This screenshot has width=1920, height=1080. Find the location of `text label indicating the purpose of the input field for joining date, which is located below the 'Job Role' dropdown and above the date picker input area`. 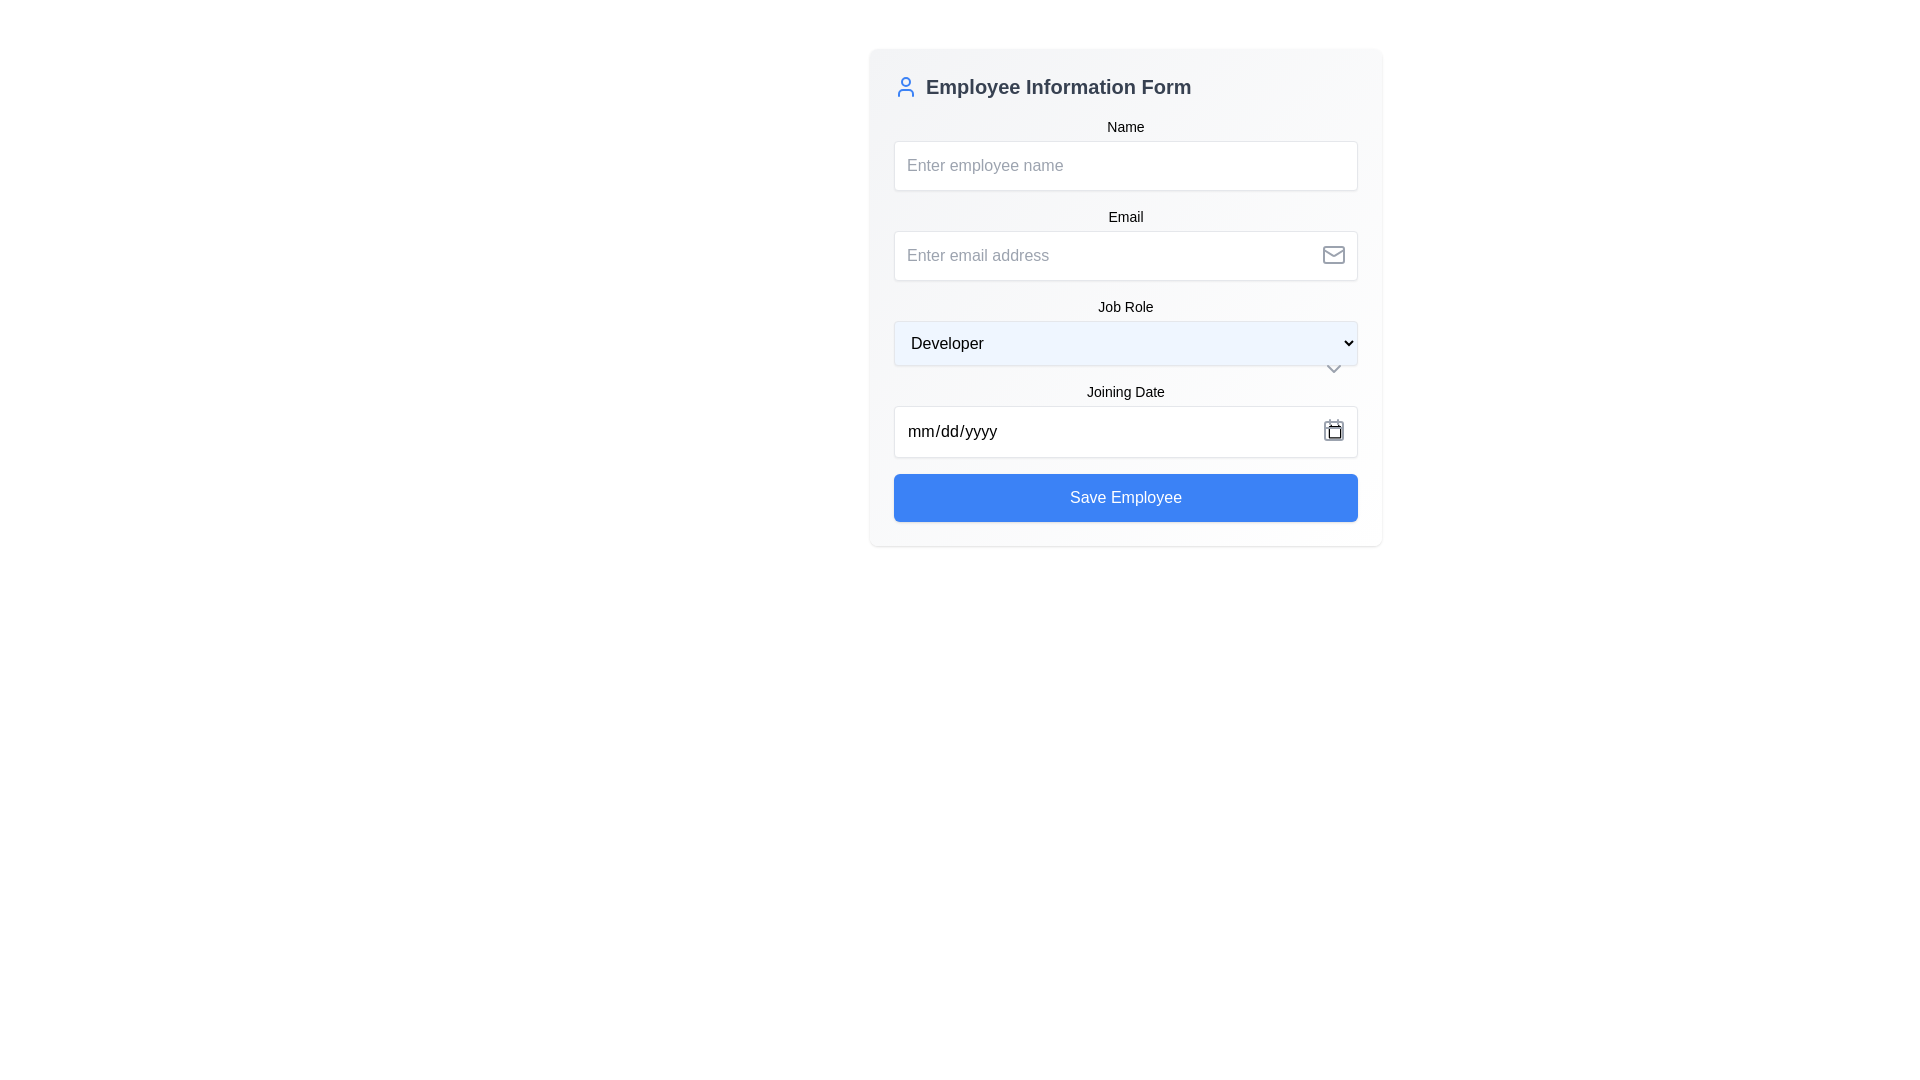

text label indicating the purpose of the input field for joining date, which is located below the 'Job Role' dropdown and above the date picker input area is located at coordinates (1126, 392).